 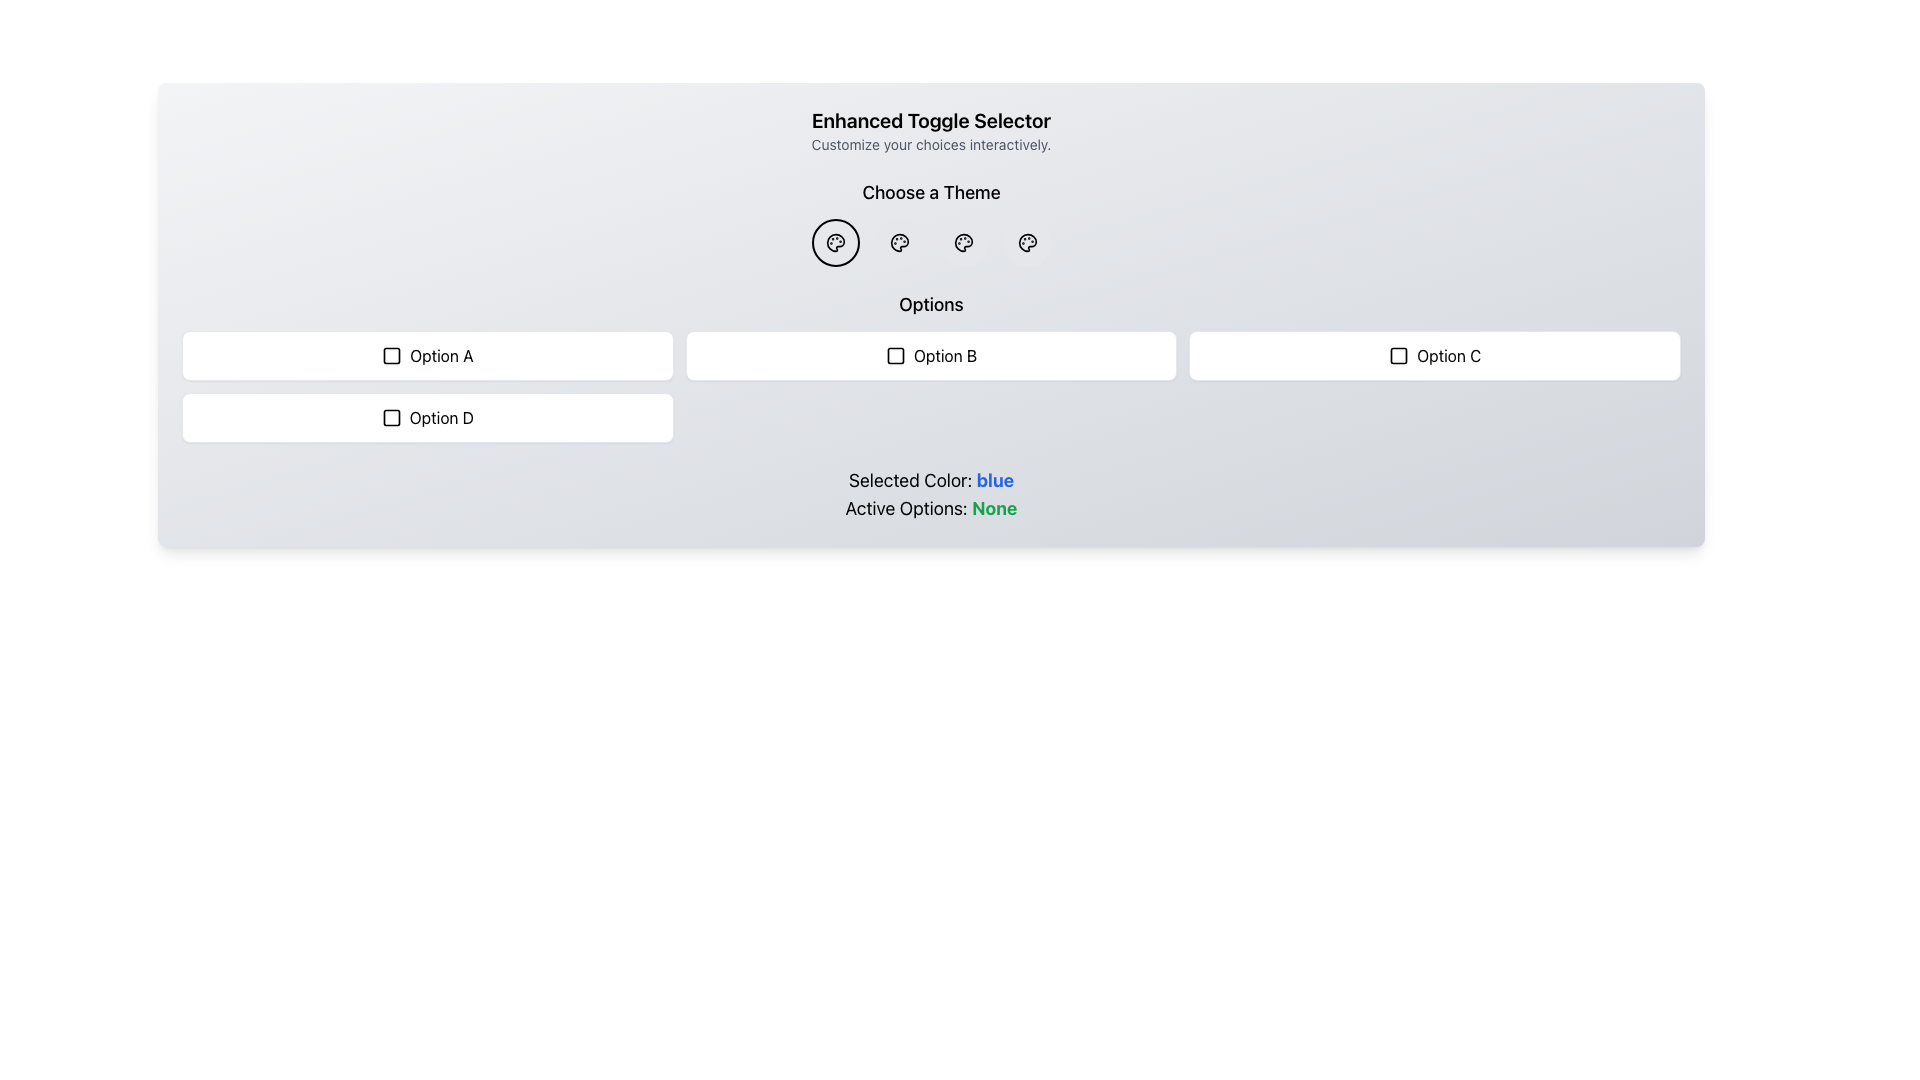 I want to click on the 'Option A' checkbox element, so click(x=426, y=354).